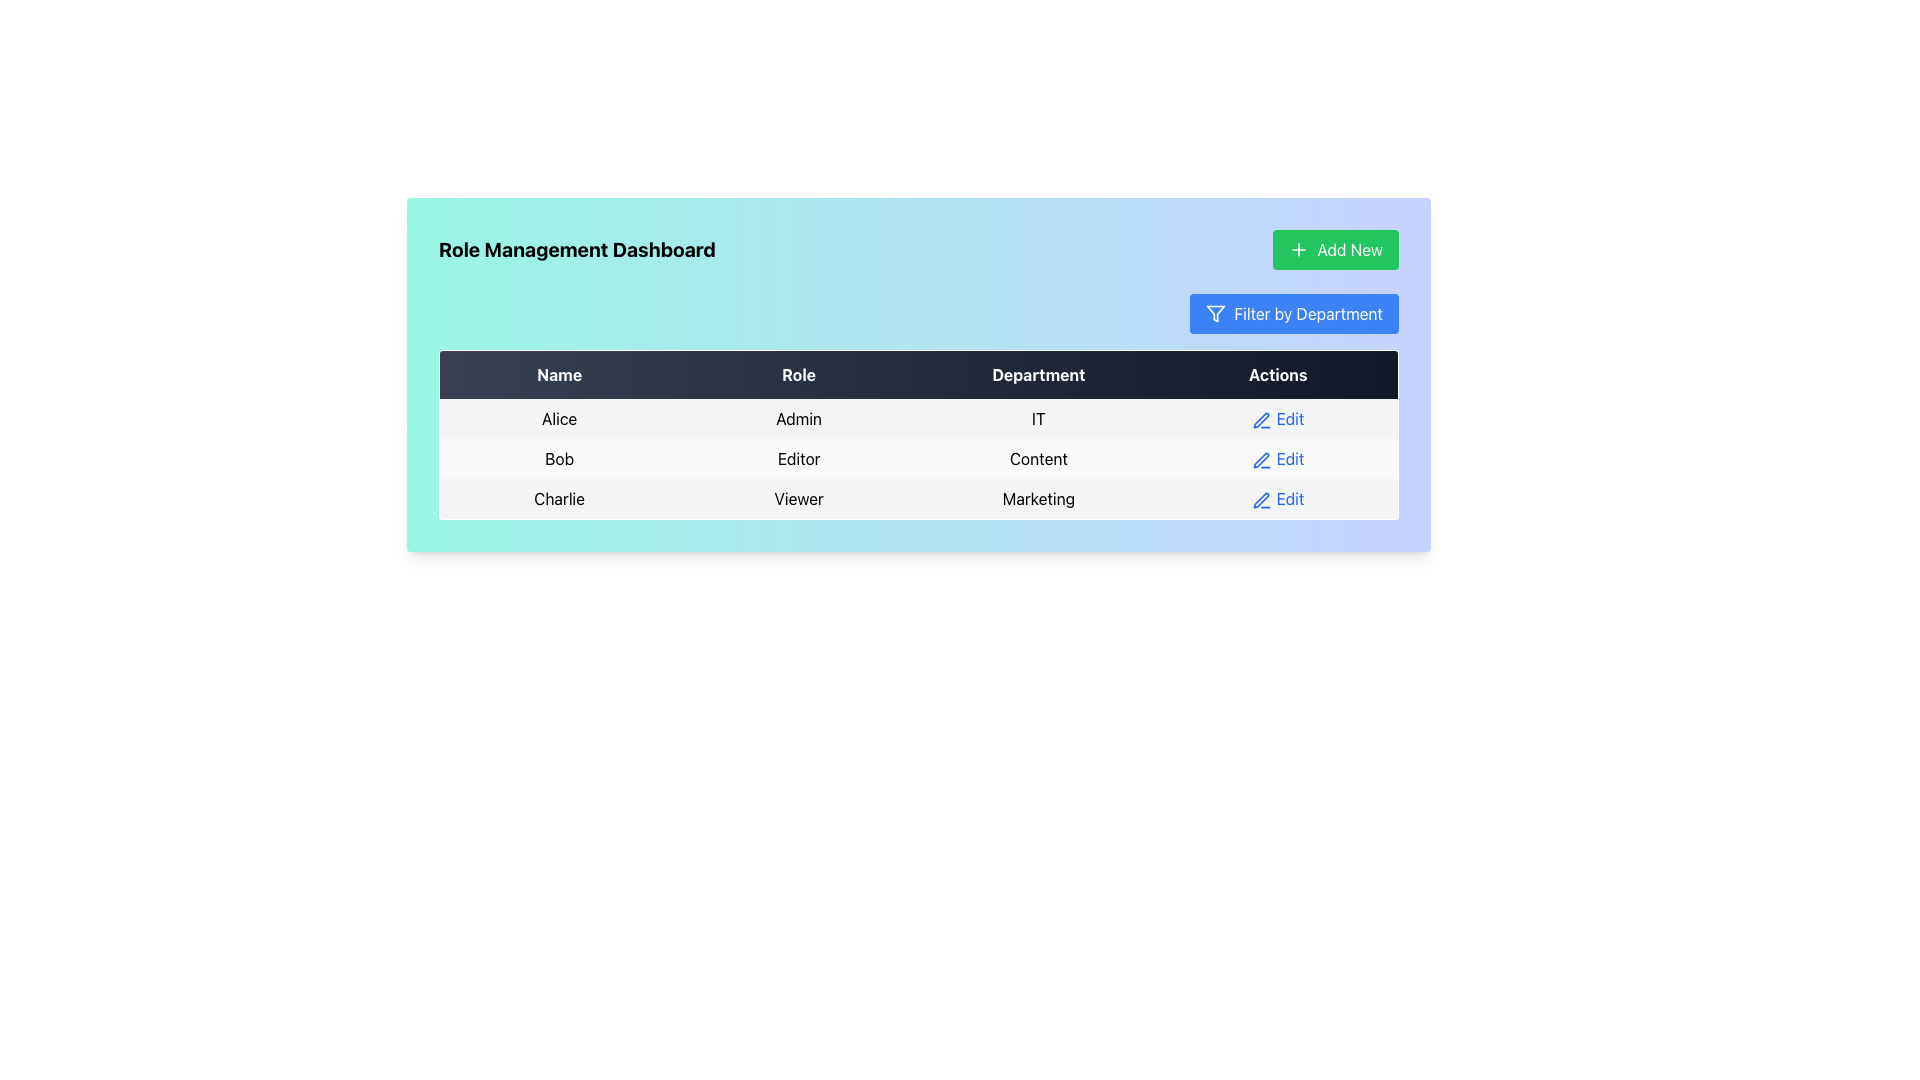  I want to click on the second row in the Role Management Dashboard table, which displays information about 'Bob', so click(917, 459).